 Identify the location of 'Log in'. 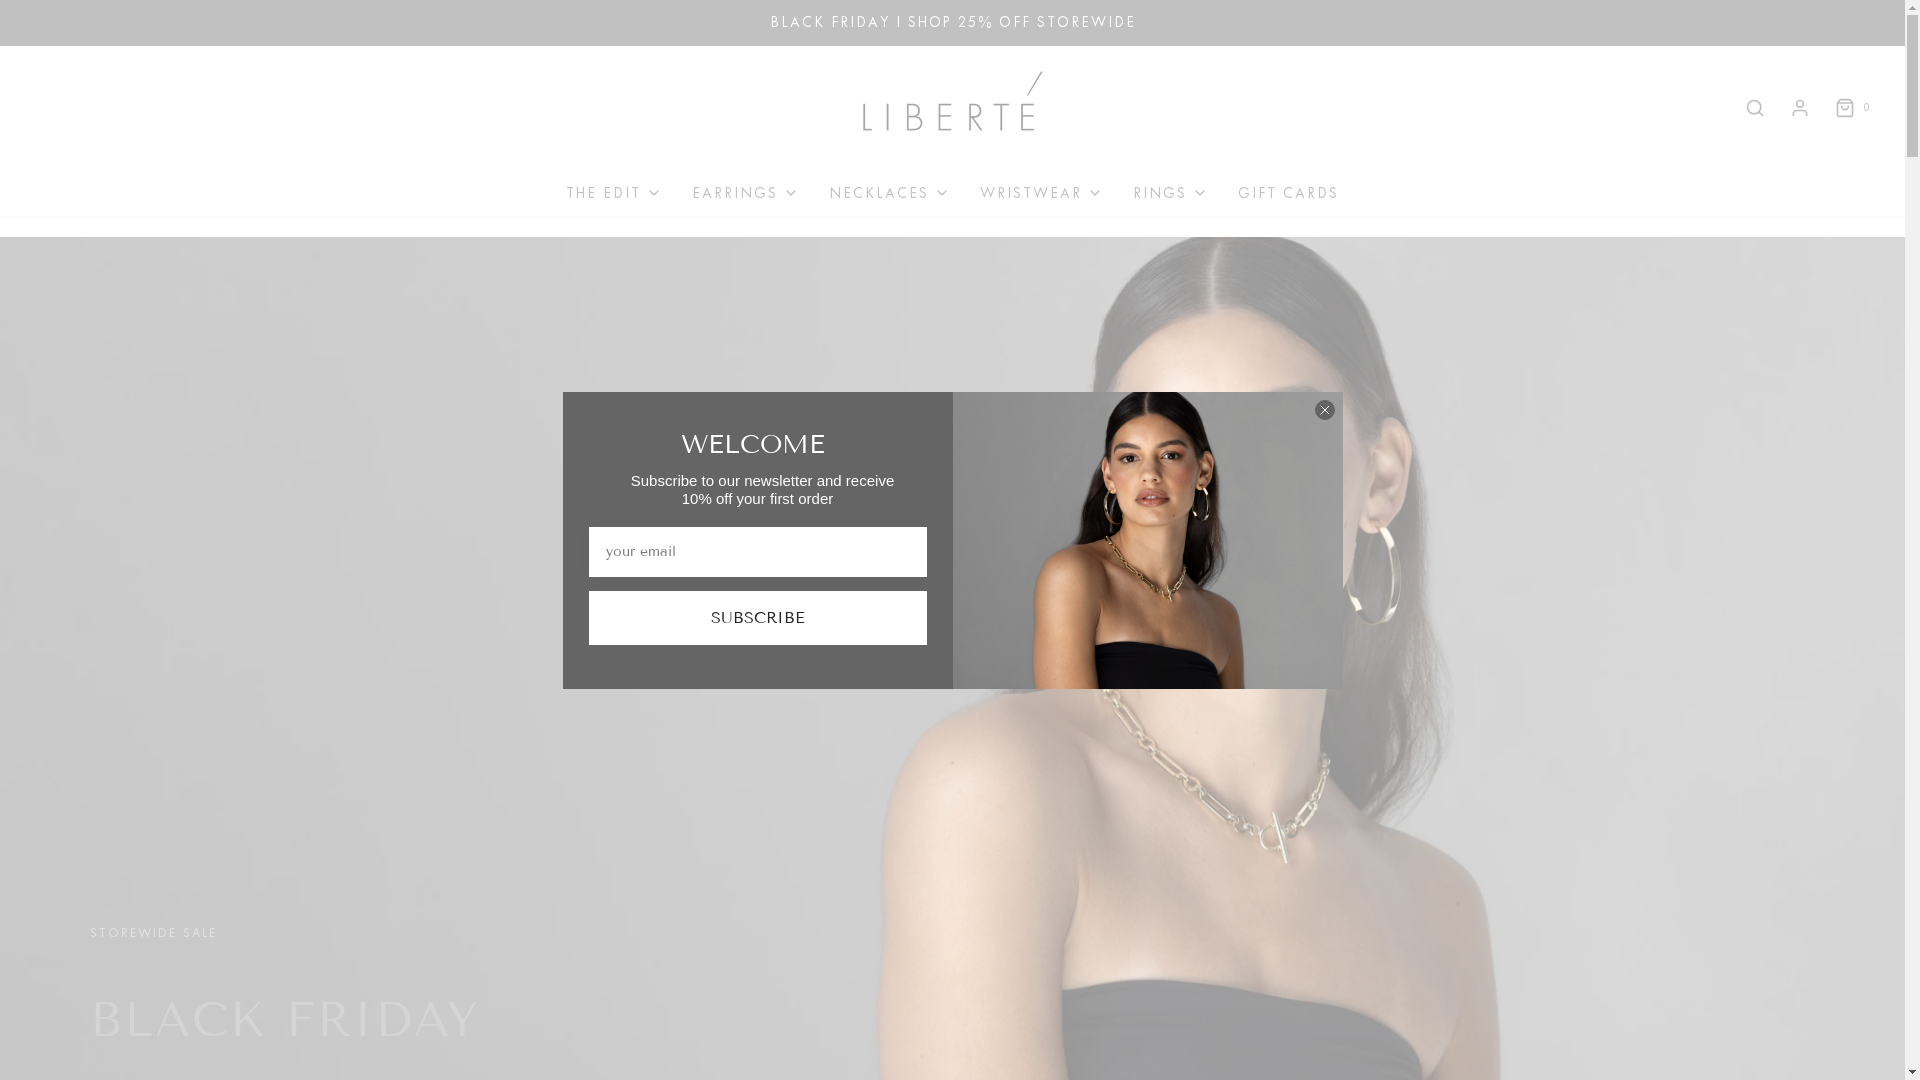
(1800, 108).